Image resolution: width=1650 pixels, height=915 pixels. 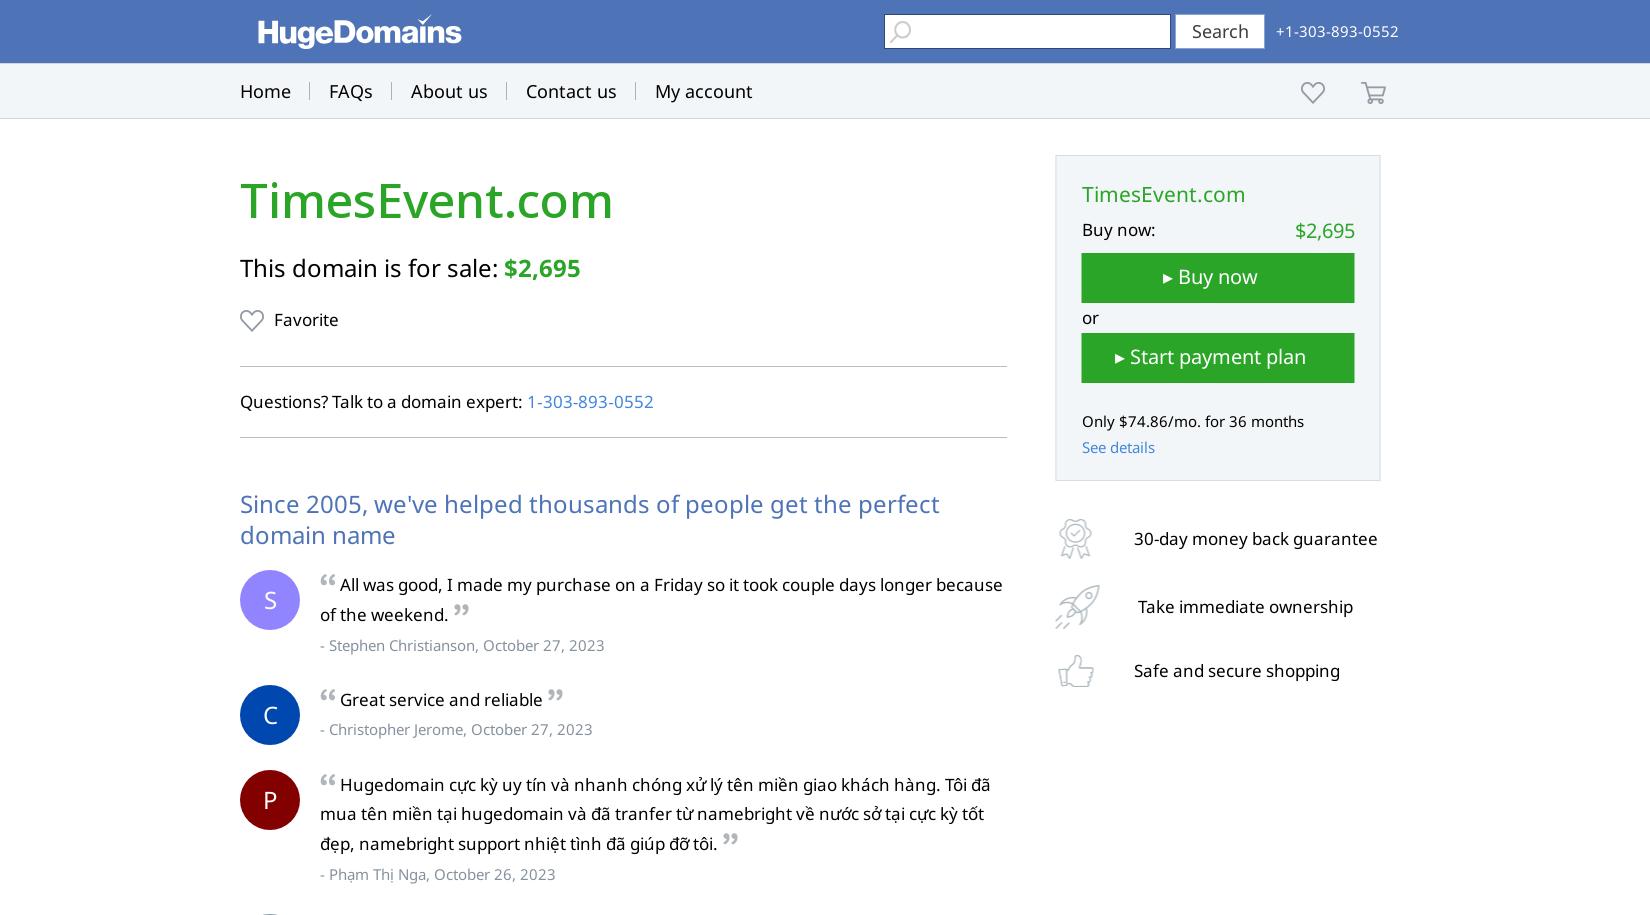 I want to click on 'Hugedomain cực kỳ uy tín và nhanh chóng xử lý tên miền giao khách hàng. Tôi đã mua tên miền tại hugedomain và đã tranfer từ namebright về nước sở tại cực kỳ tốt đẹp, namebright support nhiệt tình đã giúp đỡ tôi.', so click(x=654, y=812).